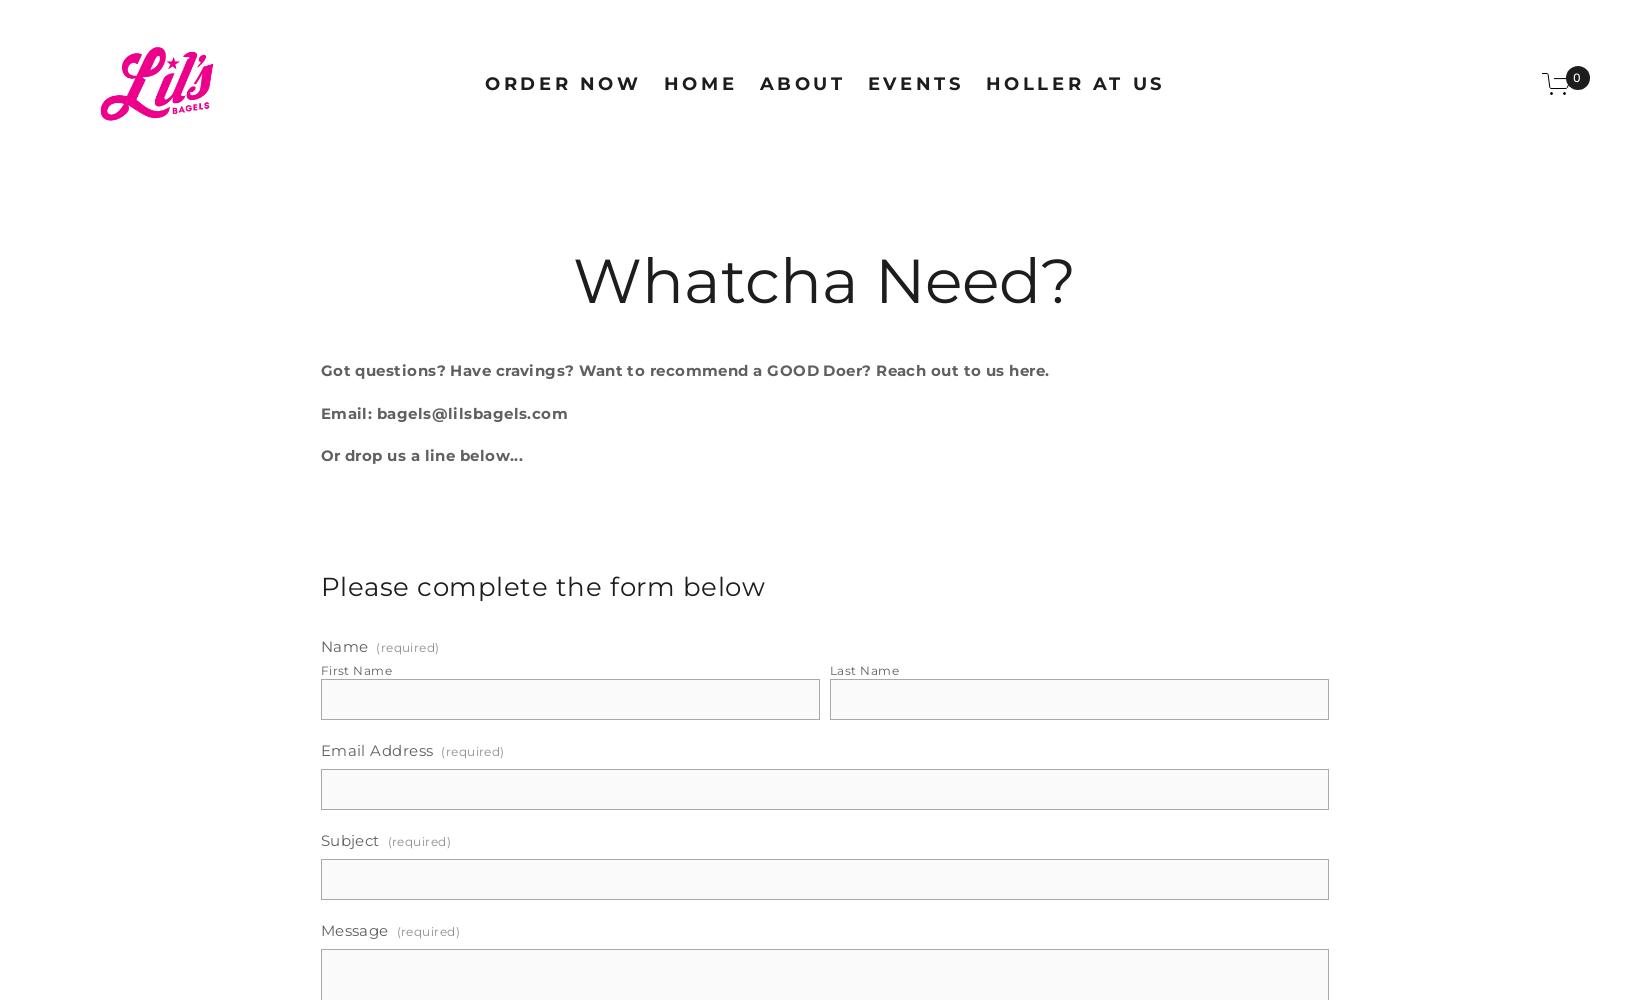  I want to click on 'Last Name', so click(863, 670).